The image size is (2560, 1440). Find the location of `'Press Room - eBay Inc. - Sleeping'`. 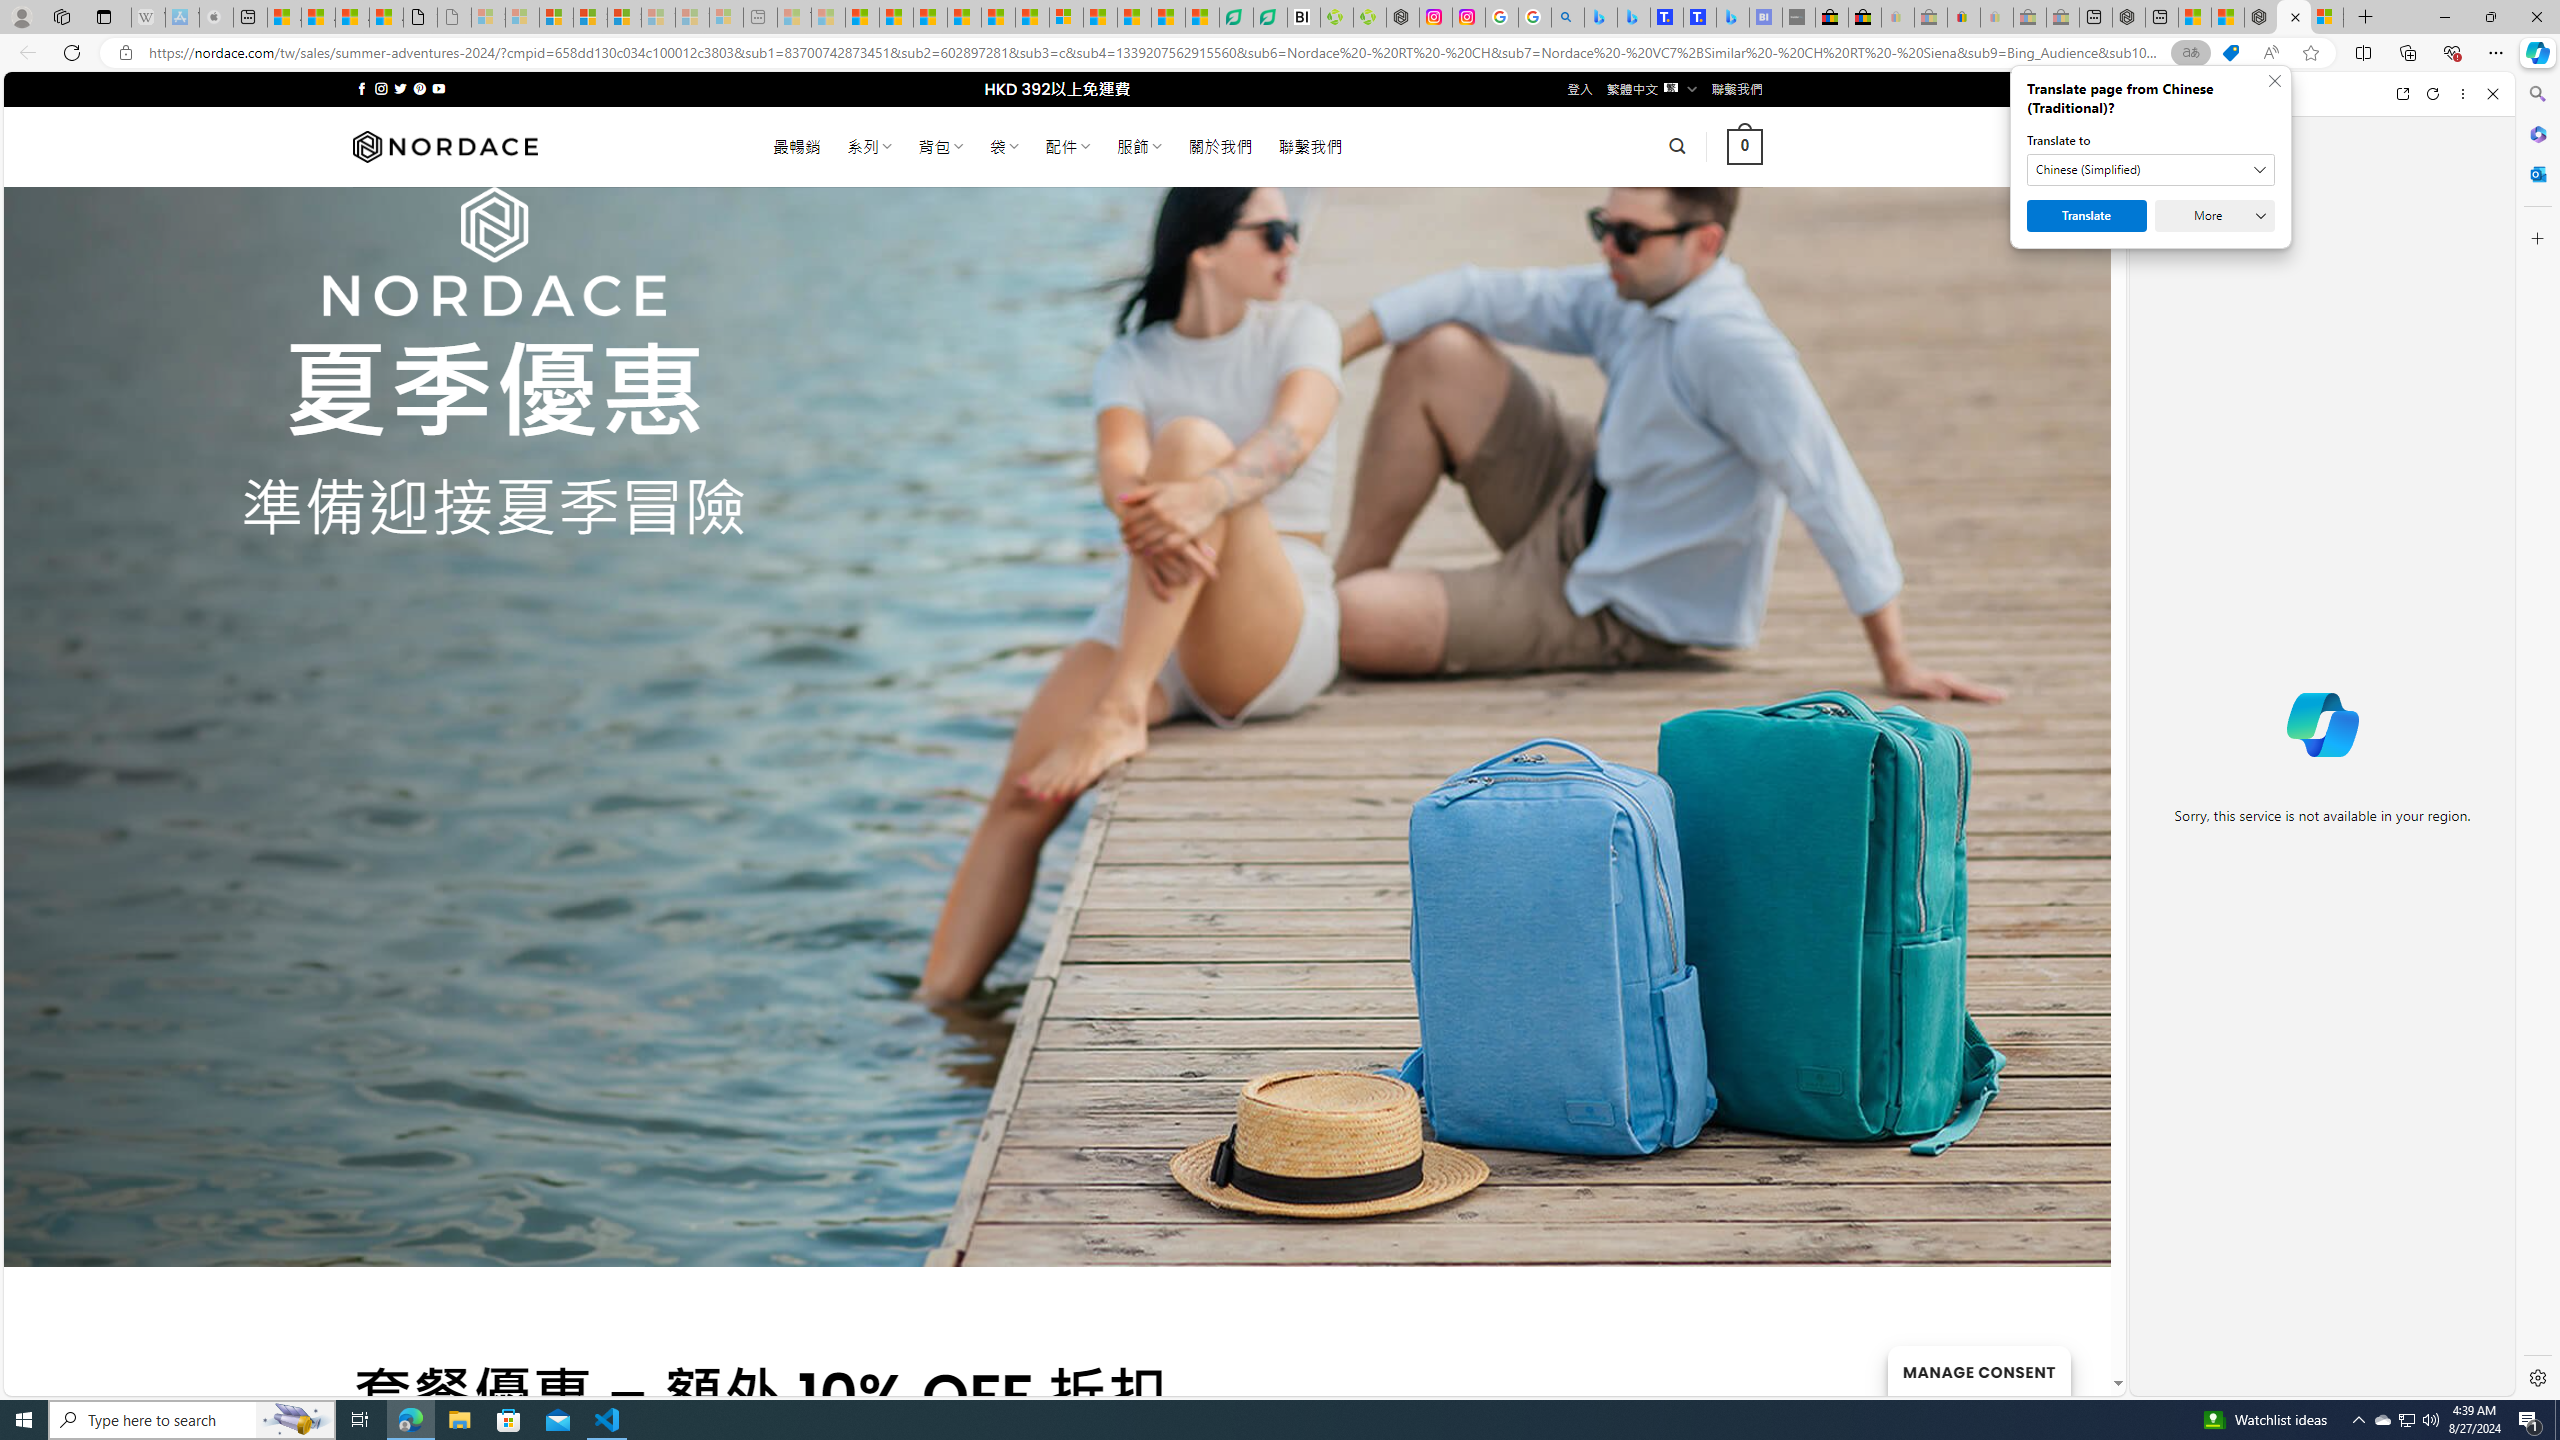

'Press Room - eBay Inc. - Sleeping' is located at coordinates (2030, 16).